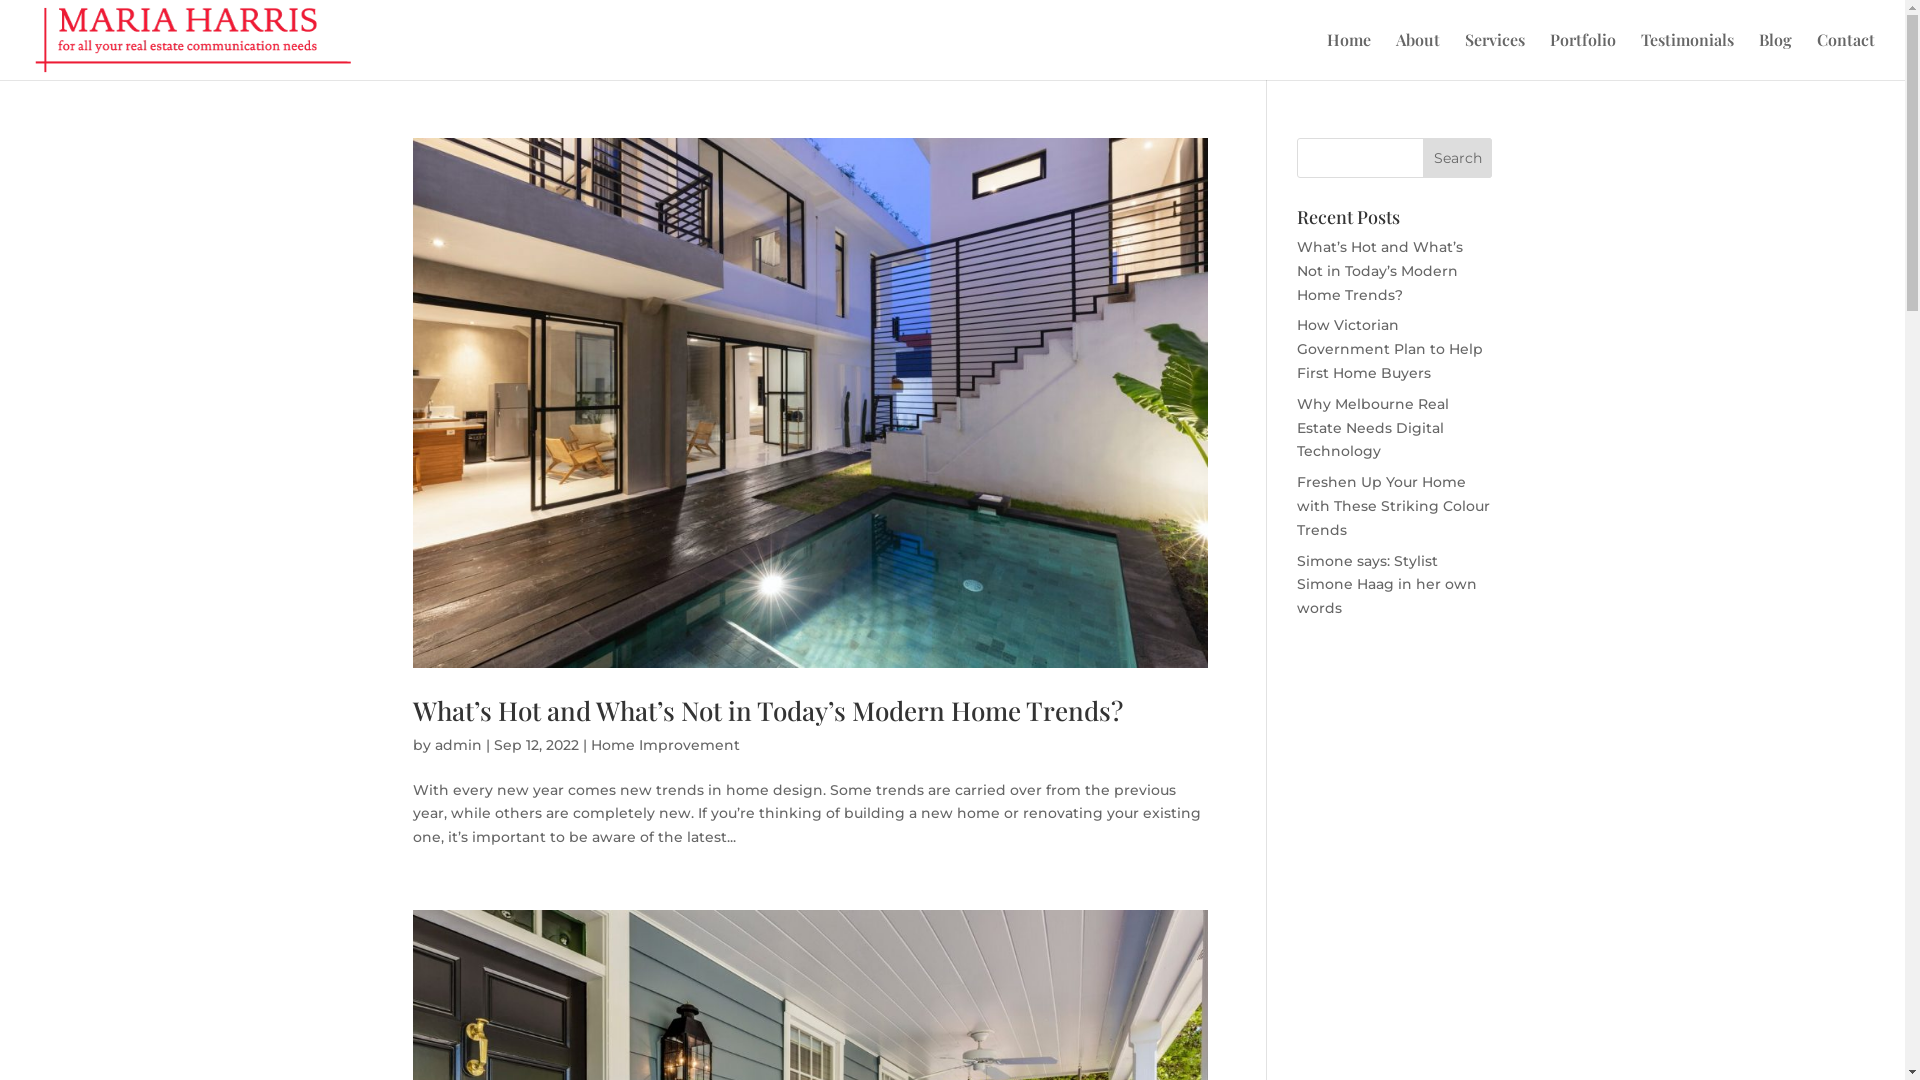 The height and width of the screenshot is (1080, 1920). What do you see at coordinates (1389, 347) in the screenshot?
I see `'How Victorian Government Plan to Help First Home Buyers'` at bounding box center [1389, 347].